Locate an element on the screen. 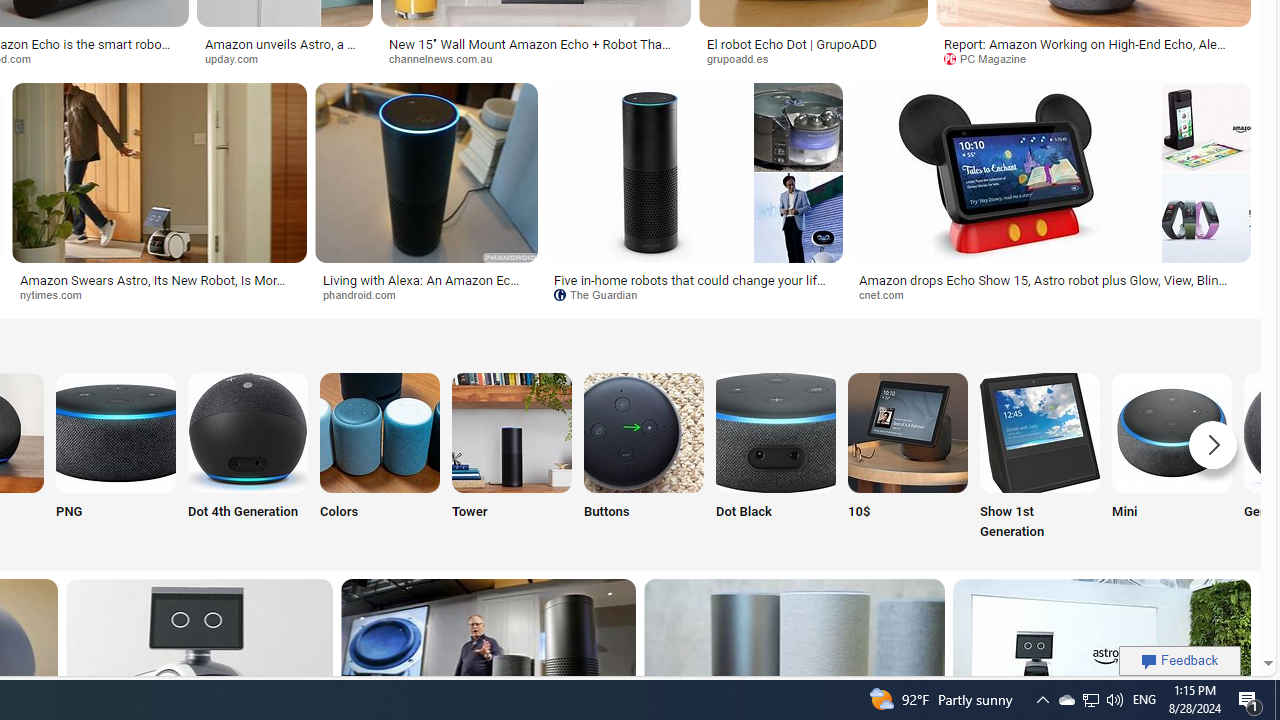 The image size is (1280, 720). 'Amazon Echo Tower Tower' is located at coordinates (512, 458).